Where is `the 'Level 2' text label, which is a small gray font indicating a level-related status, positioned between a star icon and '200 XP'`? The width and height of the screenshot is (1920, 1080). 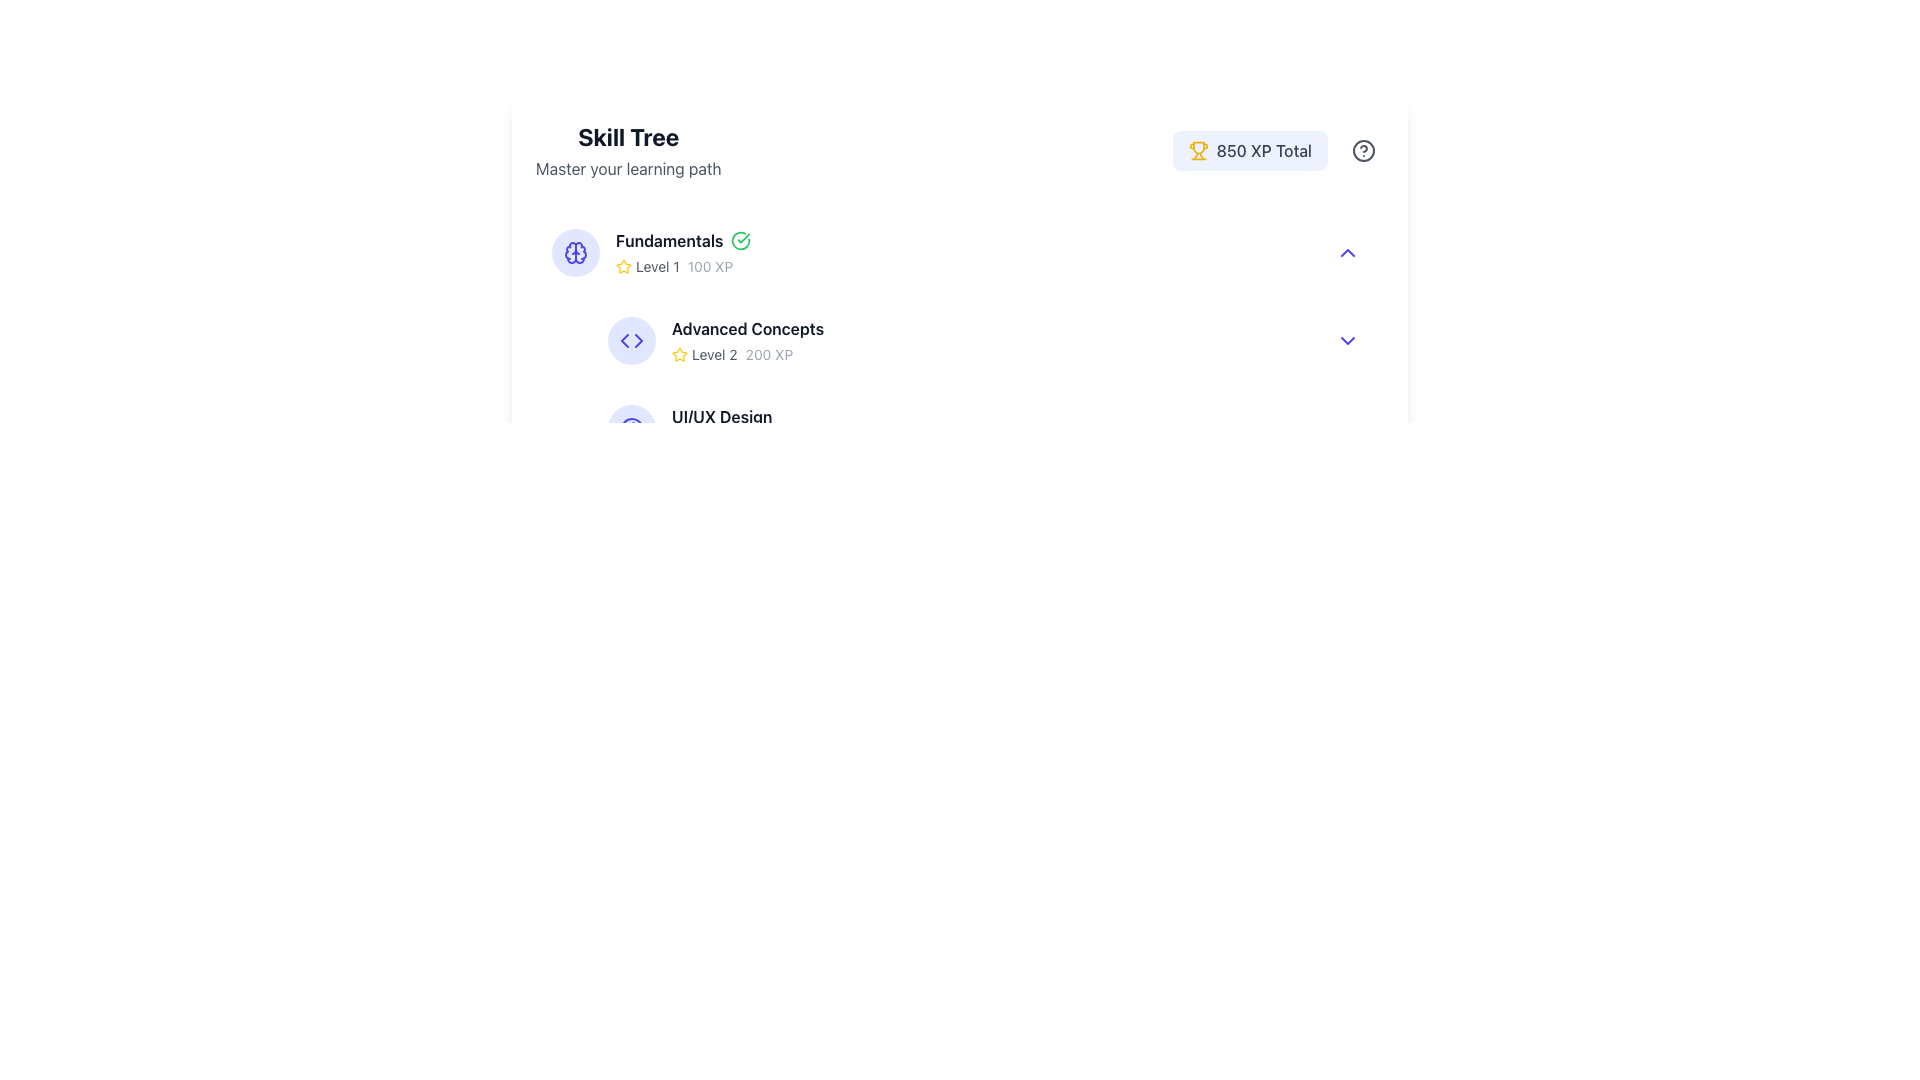
the 'Level 2' text label, which is a small gray font indicating a level-related status, positioned between a star icon and '200 XP' is located at coordinates (714, 353).